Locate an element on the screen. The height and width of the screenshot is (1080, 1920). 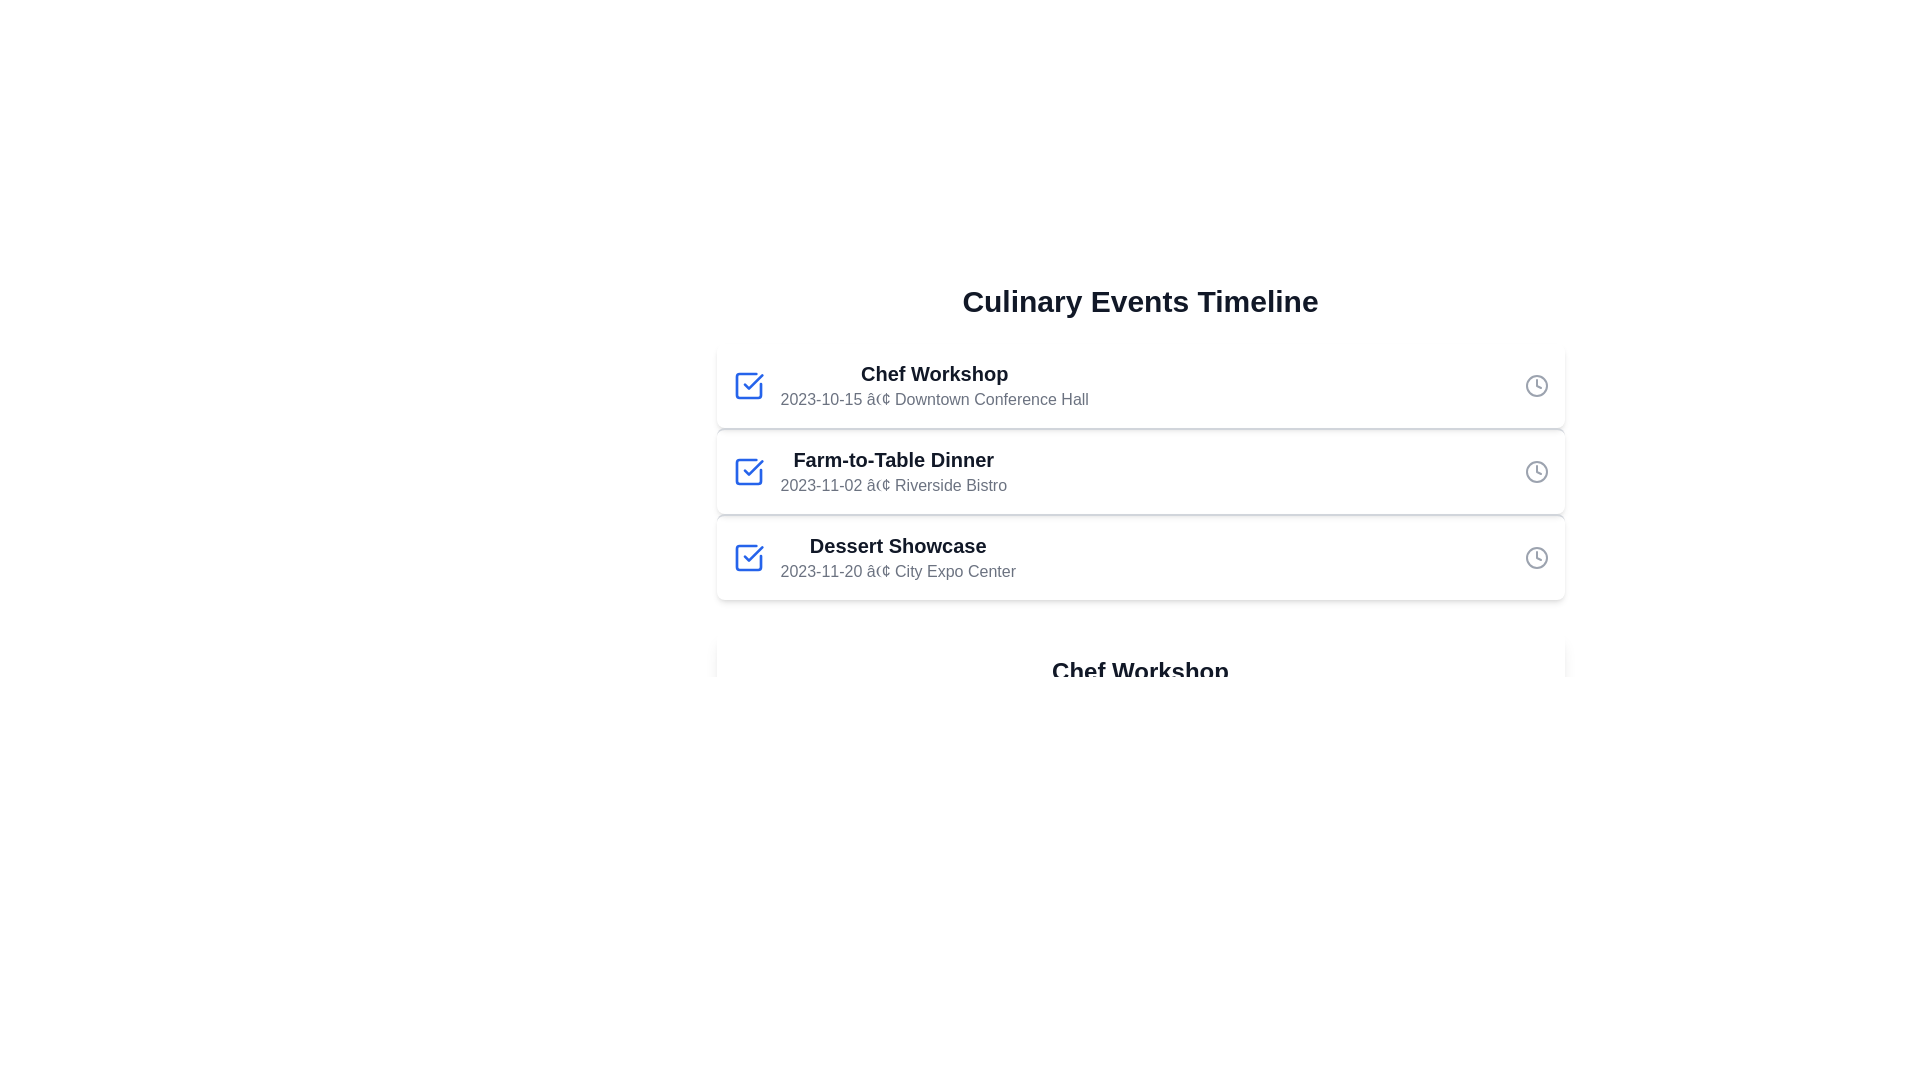
the header text element displaying 'Chef Workshop', which is styled in bold and large font, located at the center of its section is located at coordinates (1140, 671).